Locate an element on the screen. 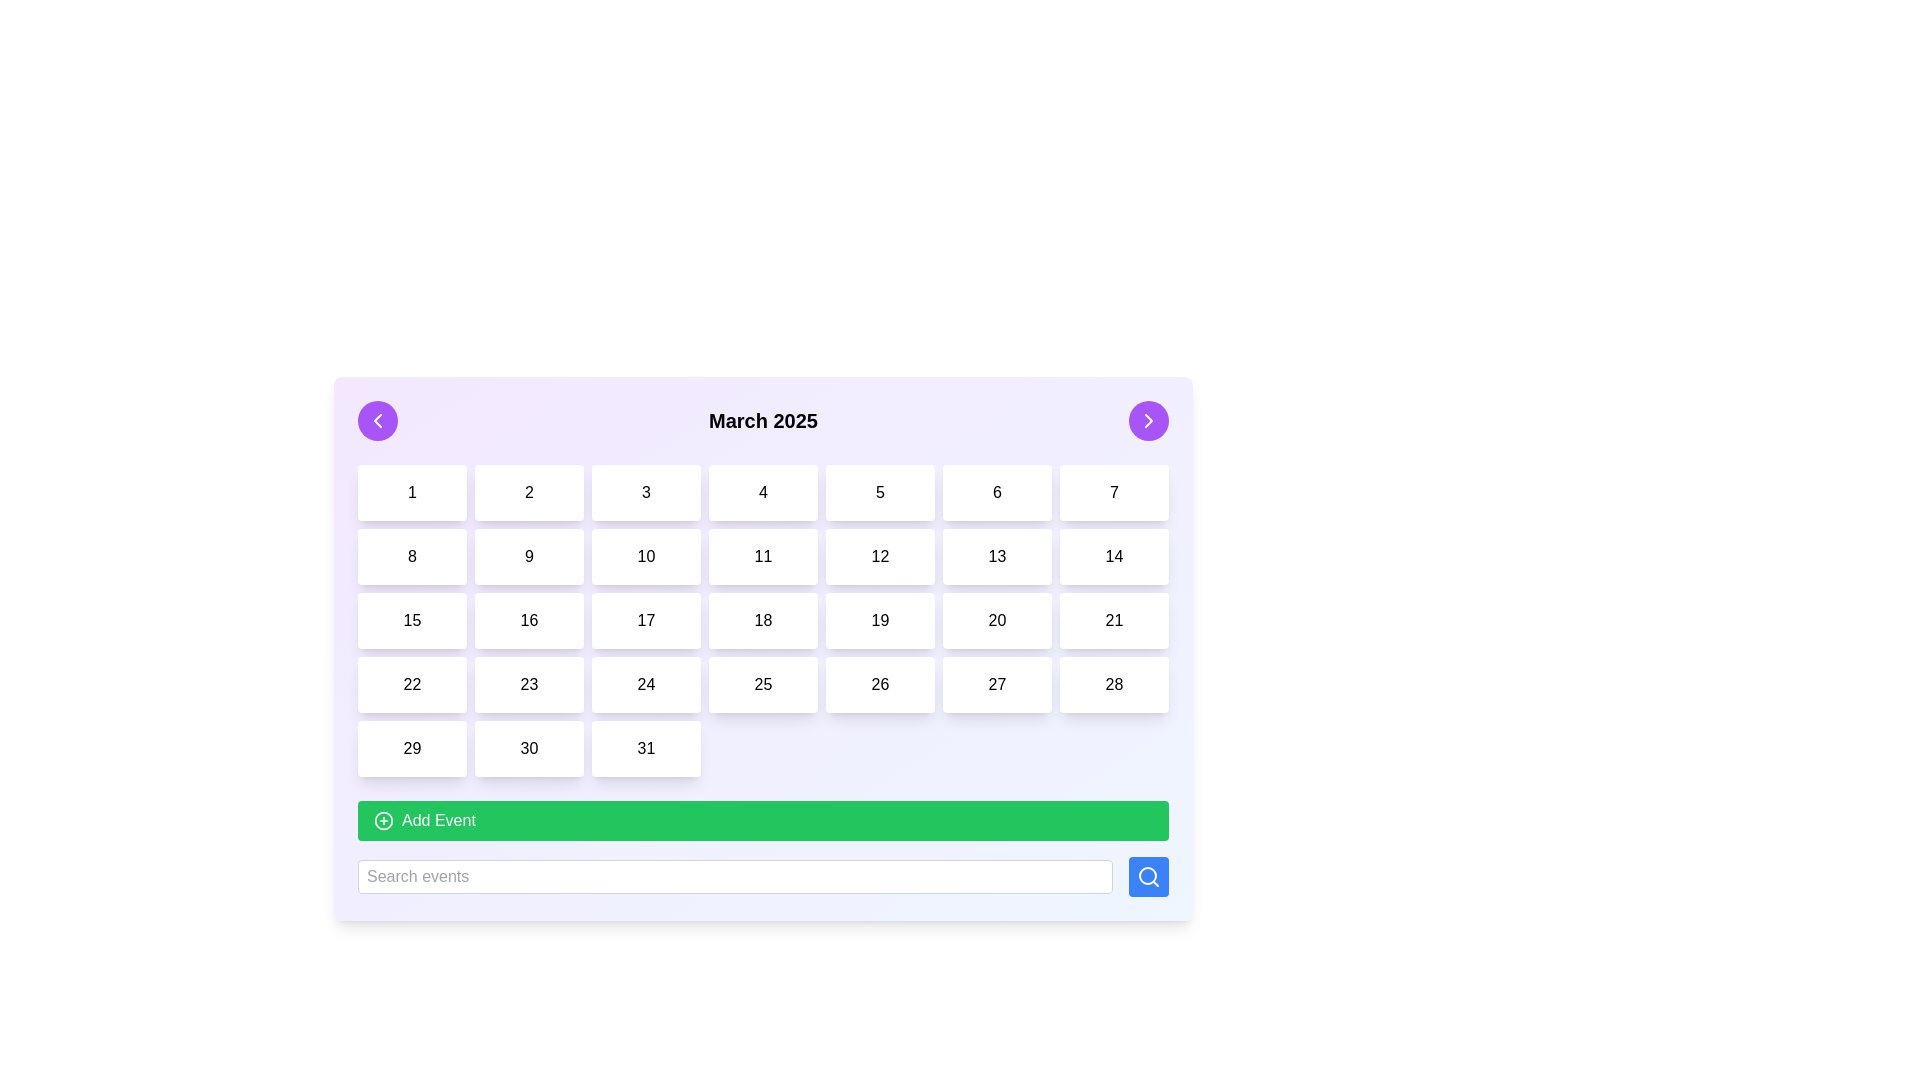 The width and height of the screenshot is (1920, 1080). the circular graphic component of the magnifying glass icon representing search functionality, located in the bottom-right corner of the interface is located at coordinates (1147, 874).